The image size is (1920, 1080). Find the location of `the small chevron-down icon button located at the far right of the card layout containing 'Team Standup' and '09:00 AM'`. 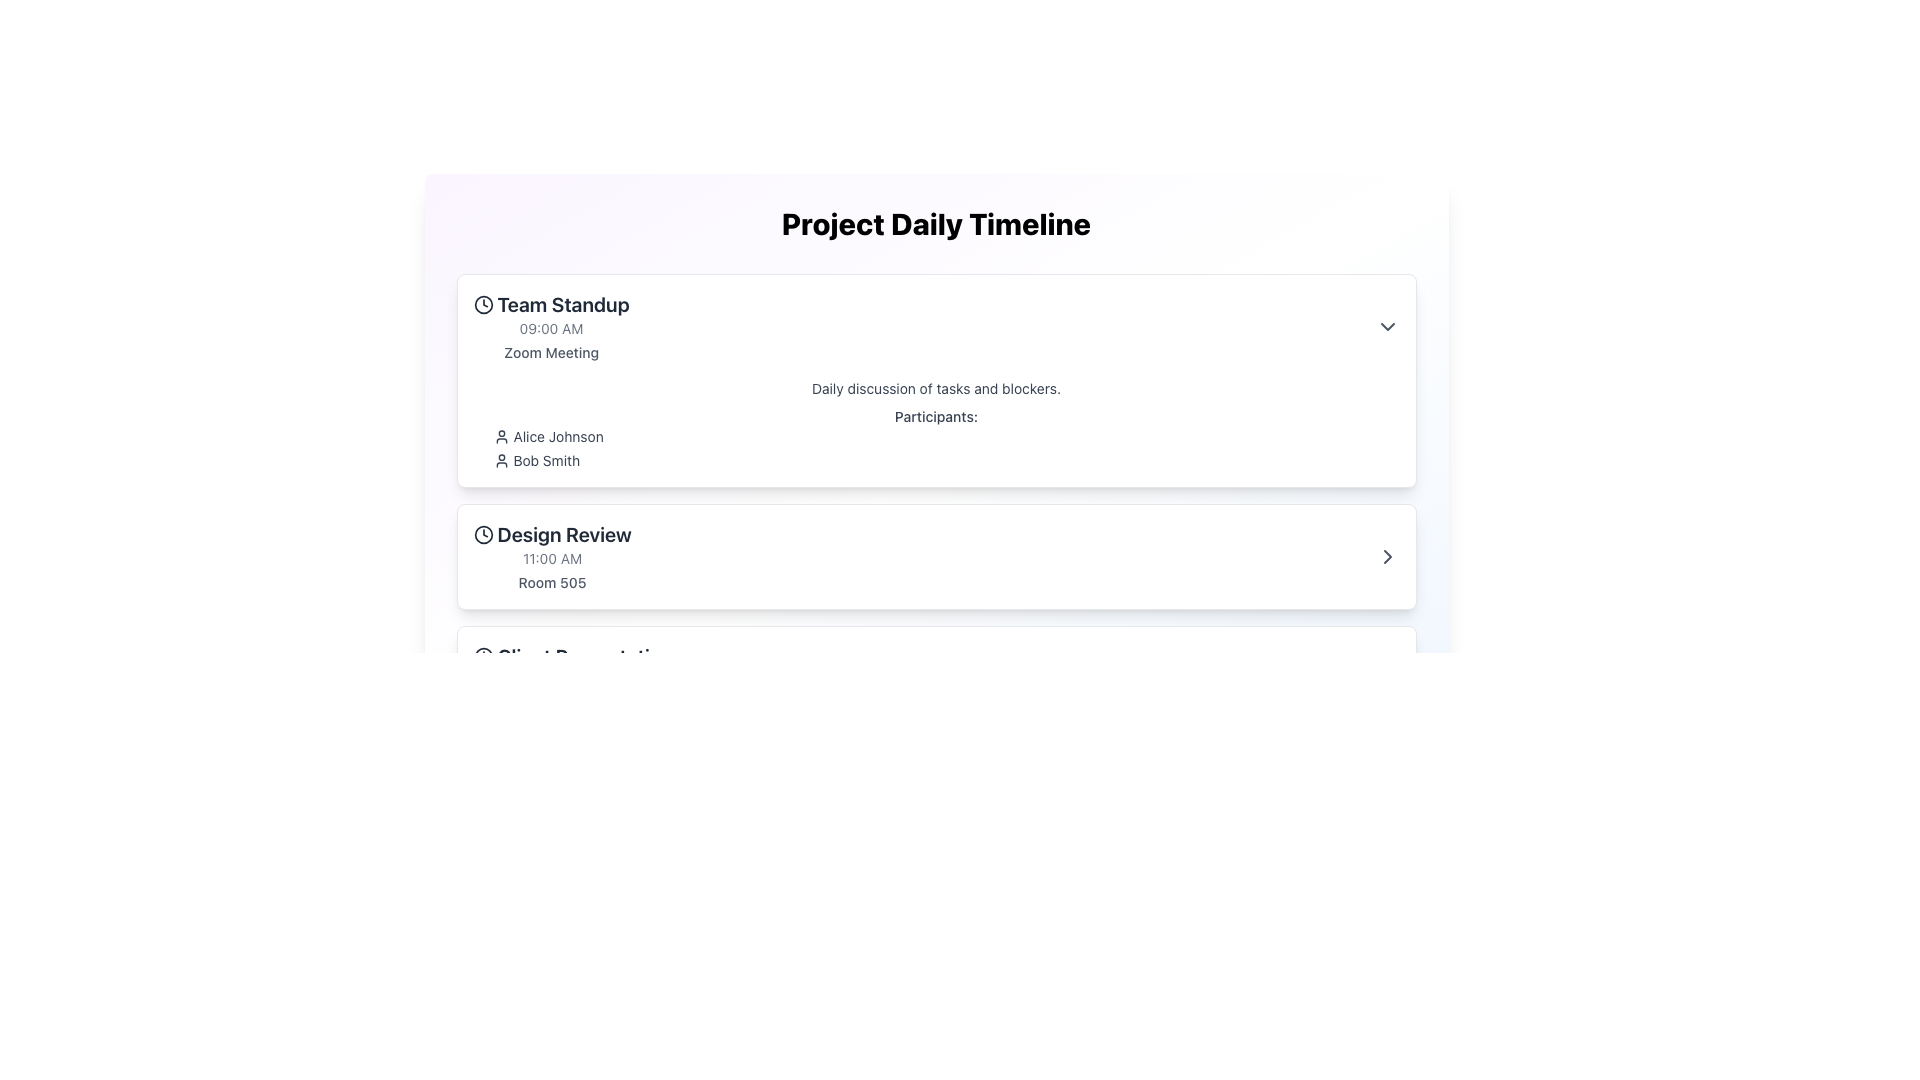

the small chevron-down icon button located at the far right of the card layout containing 'Team Standup' and '09:00 AM' is located at coordinates (1386, 326).